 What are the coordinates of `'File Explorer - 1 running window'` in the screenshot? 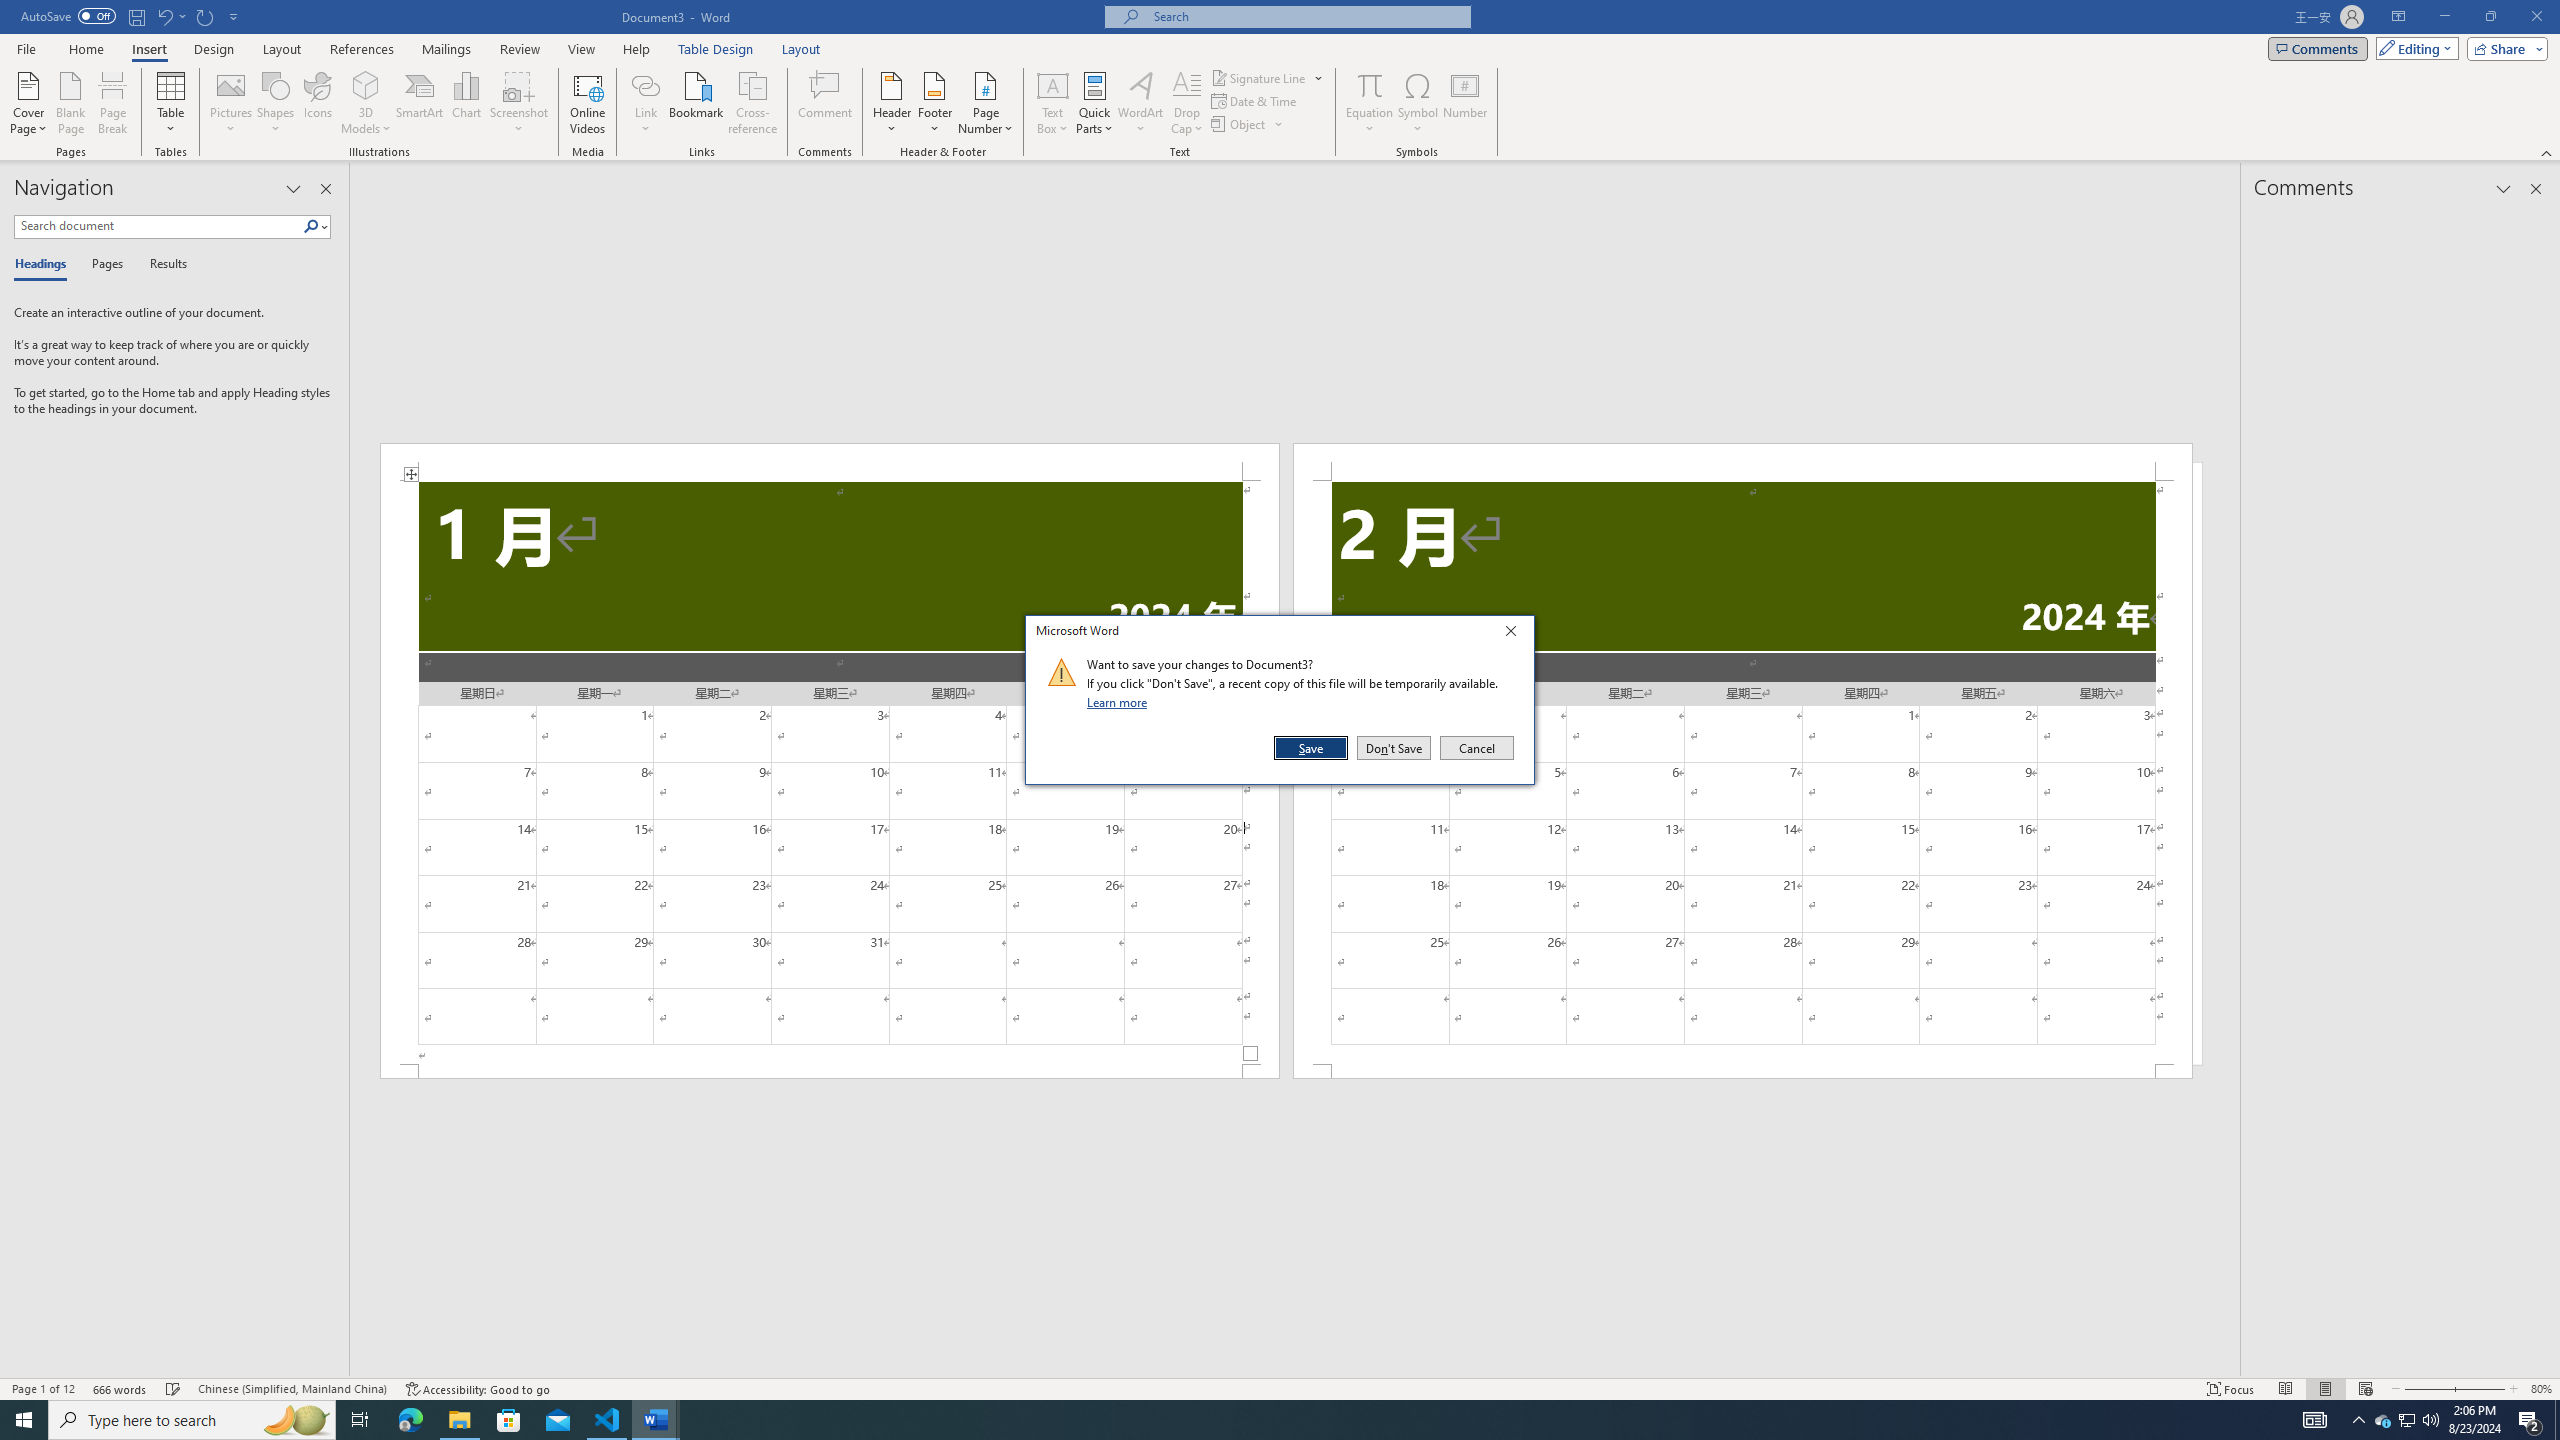 It's located at (458, 1418).